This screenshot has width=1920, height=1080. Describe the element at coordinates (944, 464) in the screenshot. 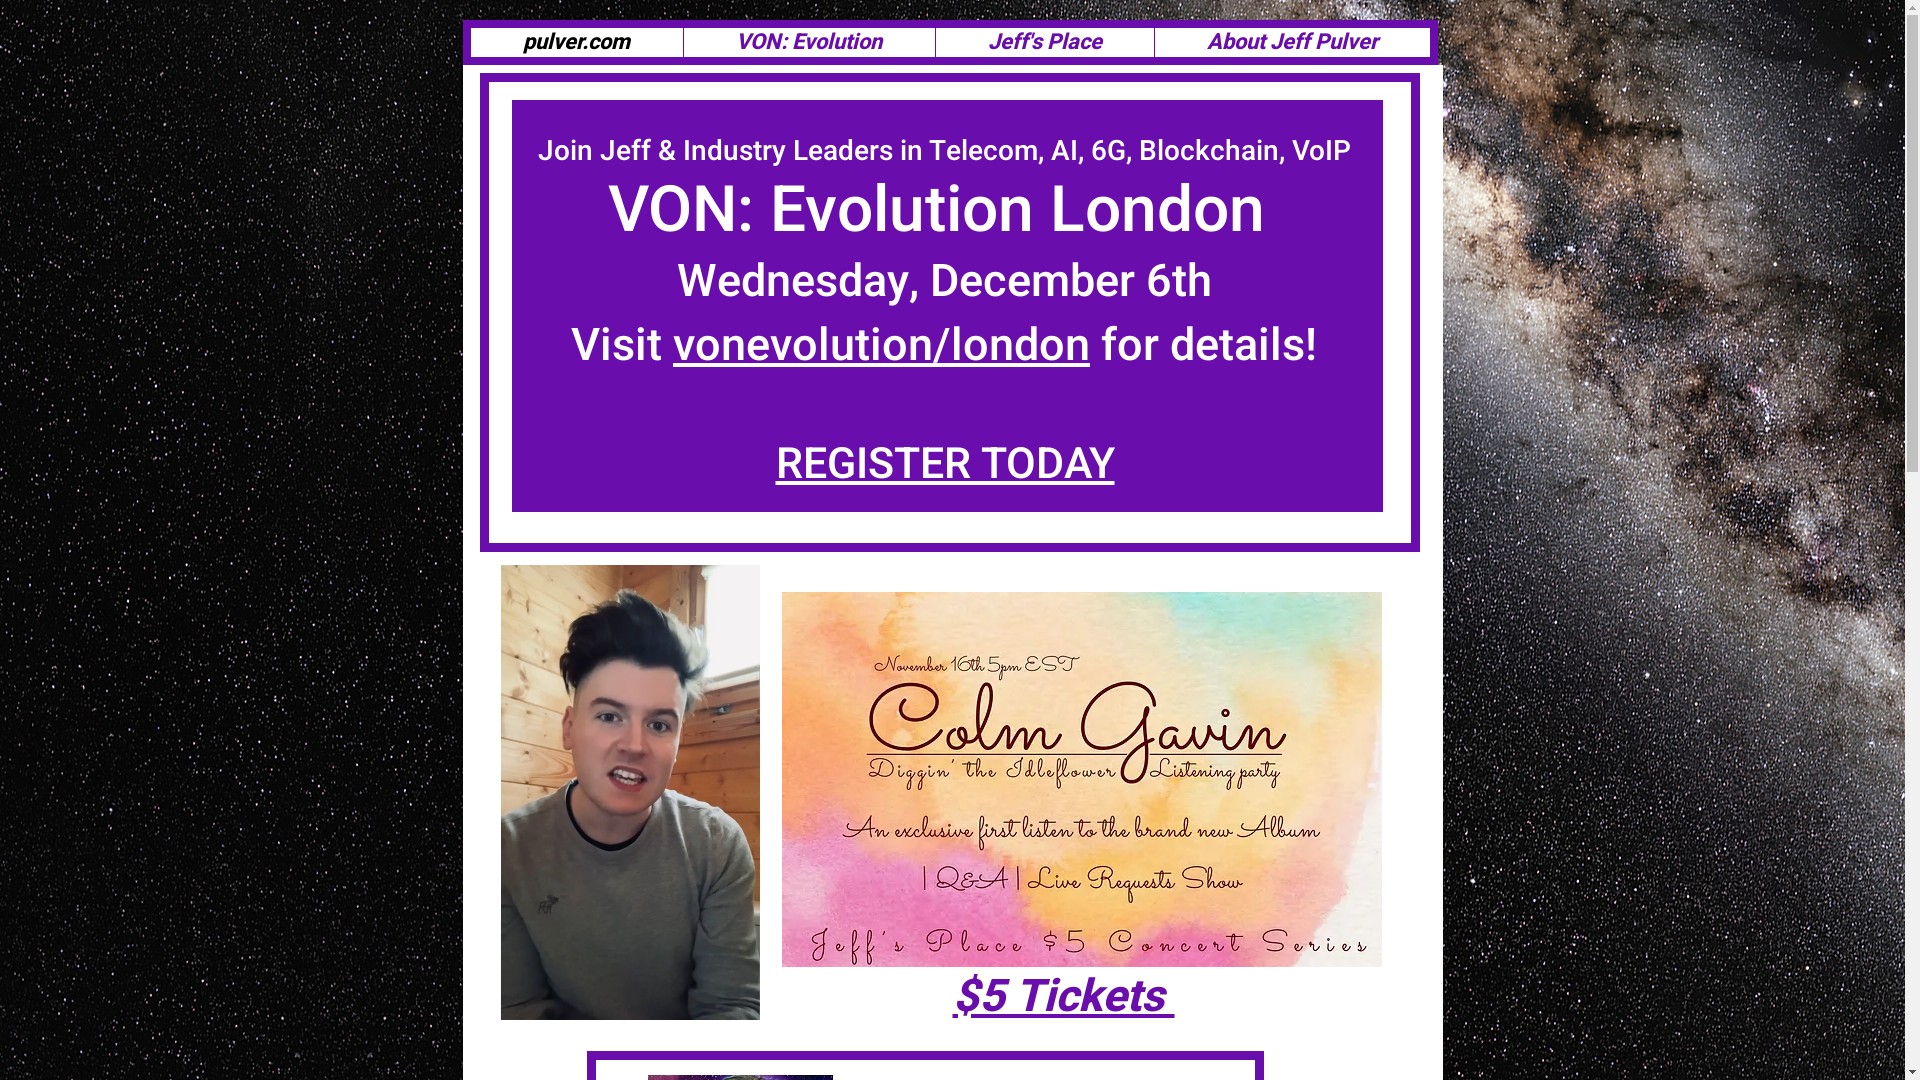

I see `'REGISTER TODAY'` at that location.